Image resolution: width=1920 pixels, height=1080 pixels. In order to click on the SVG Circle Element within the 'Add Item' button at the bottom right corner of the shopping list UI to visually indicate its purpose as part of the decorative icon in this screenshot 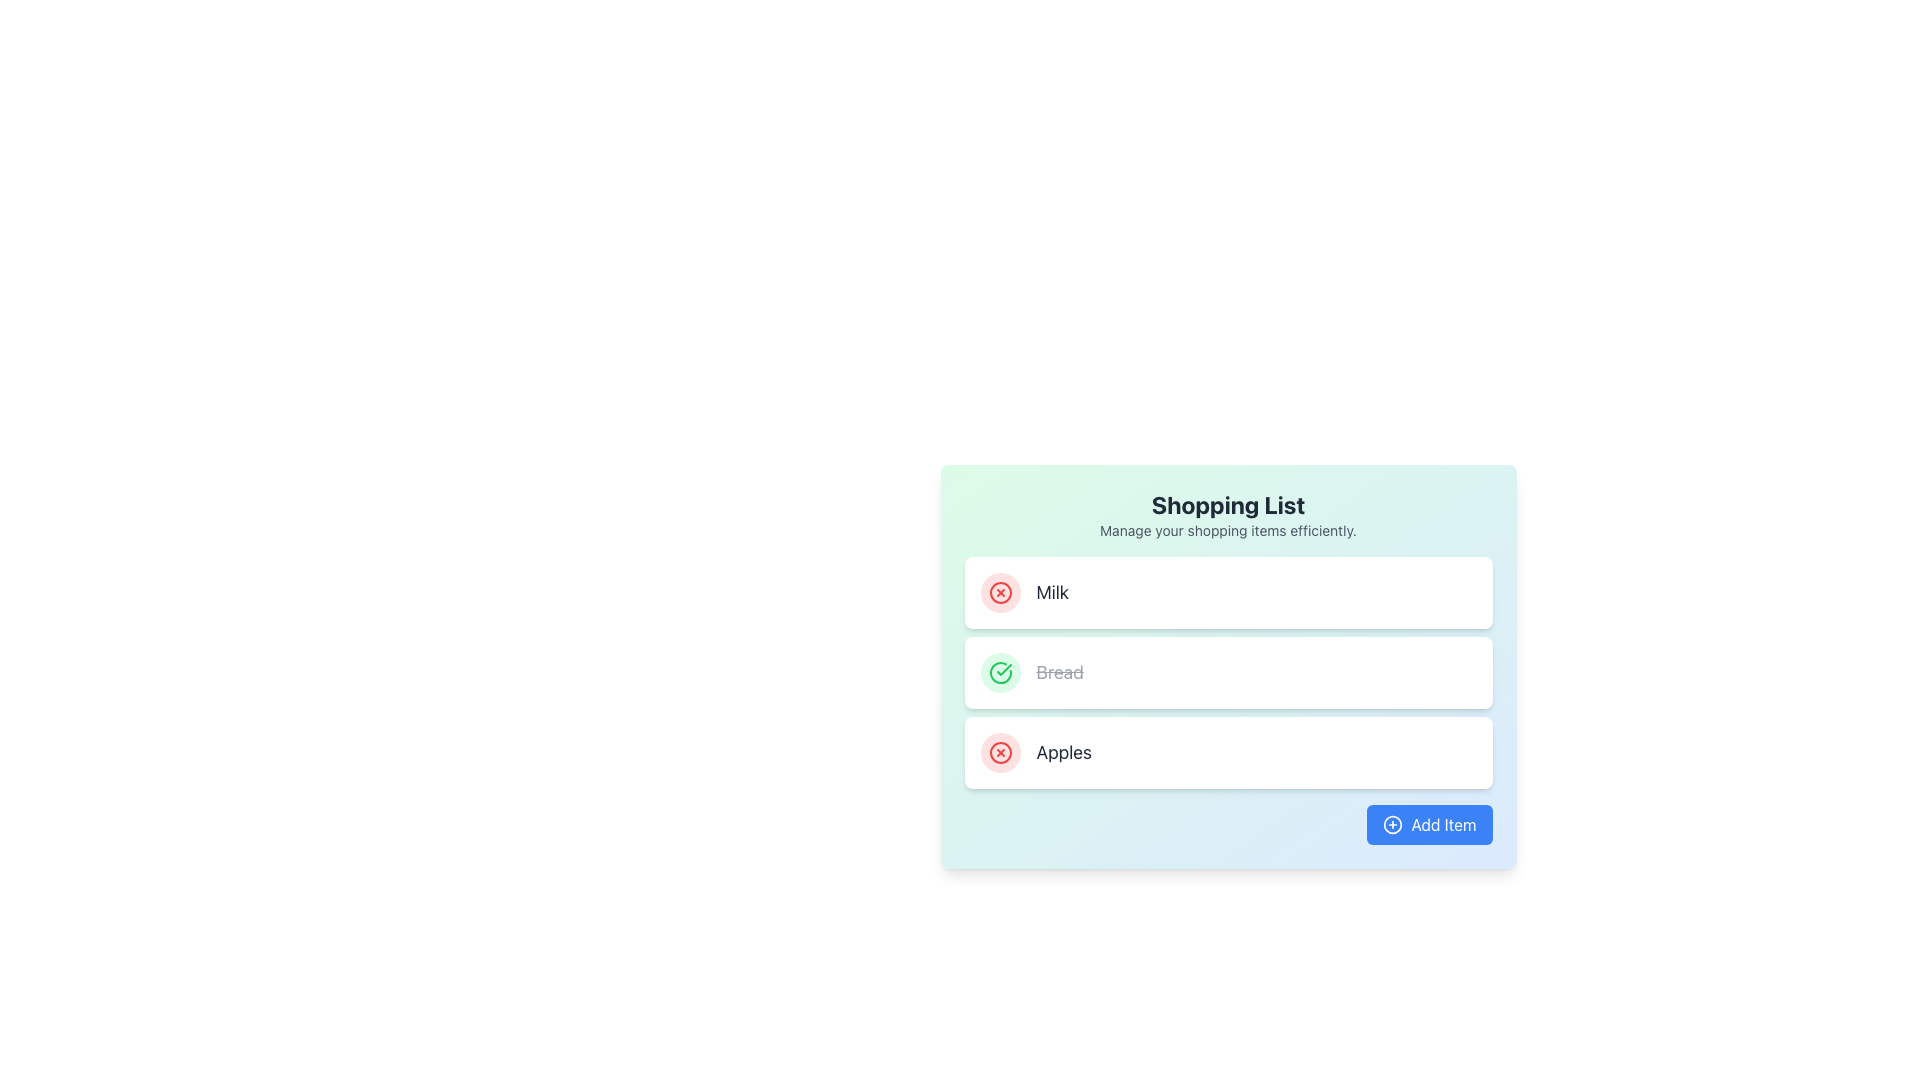, I will do `click(1392, 825)`.